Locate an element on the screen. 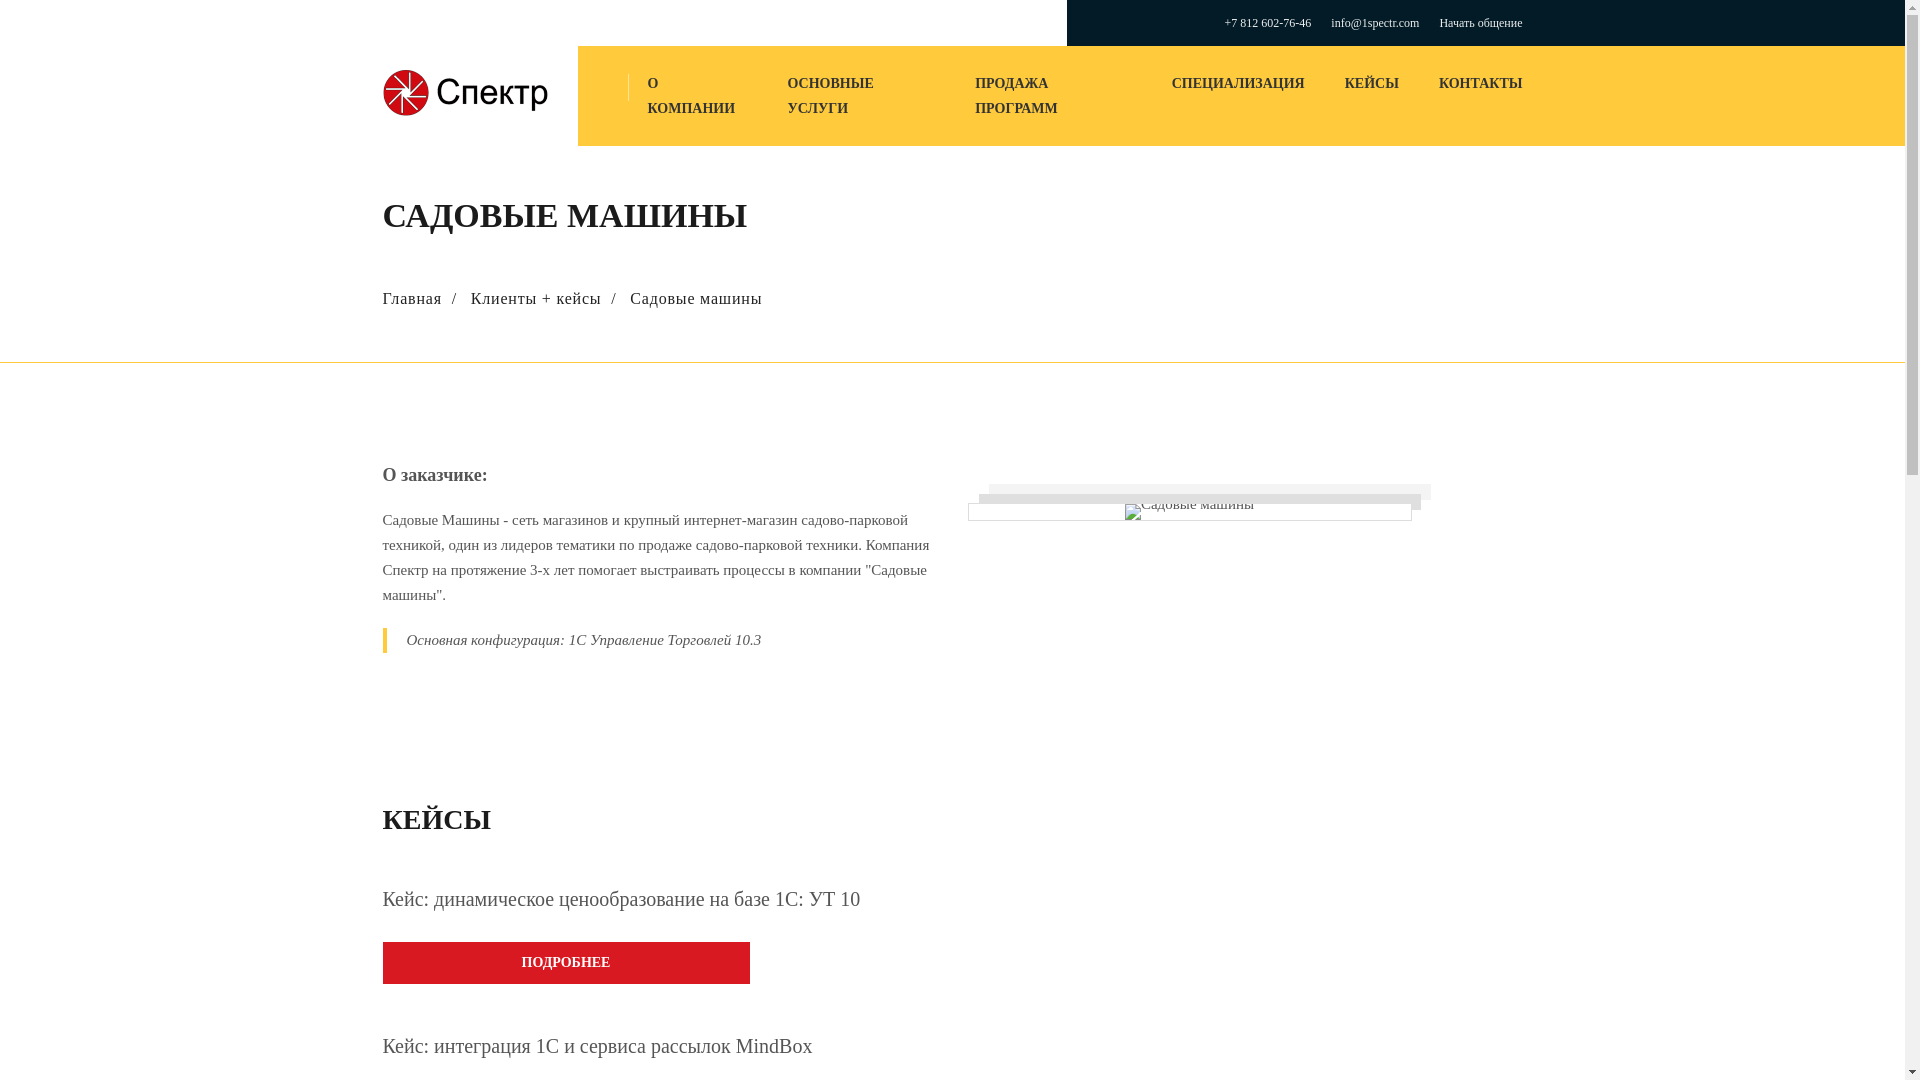 The height and width of the screenshot is (1080, 1920). '+7 812 602-76-46' is located at coordinates (1223, 23).